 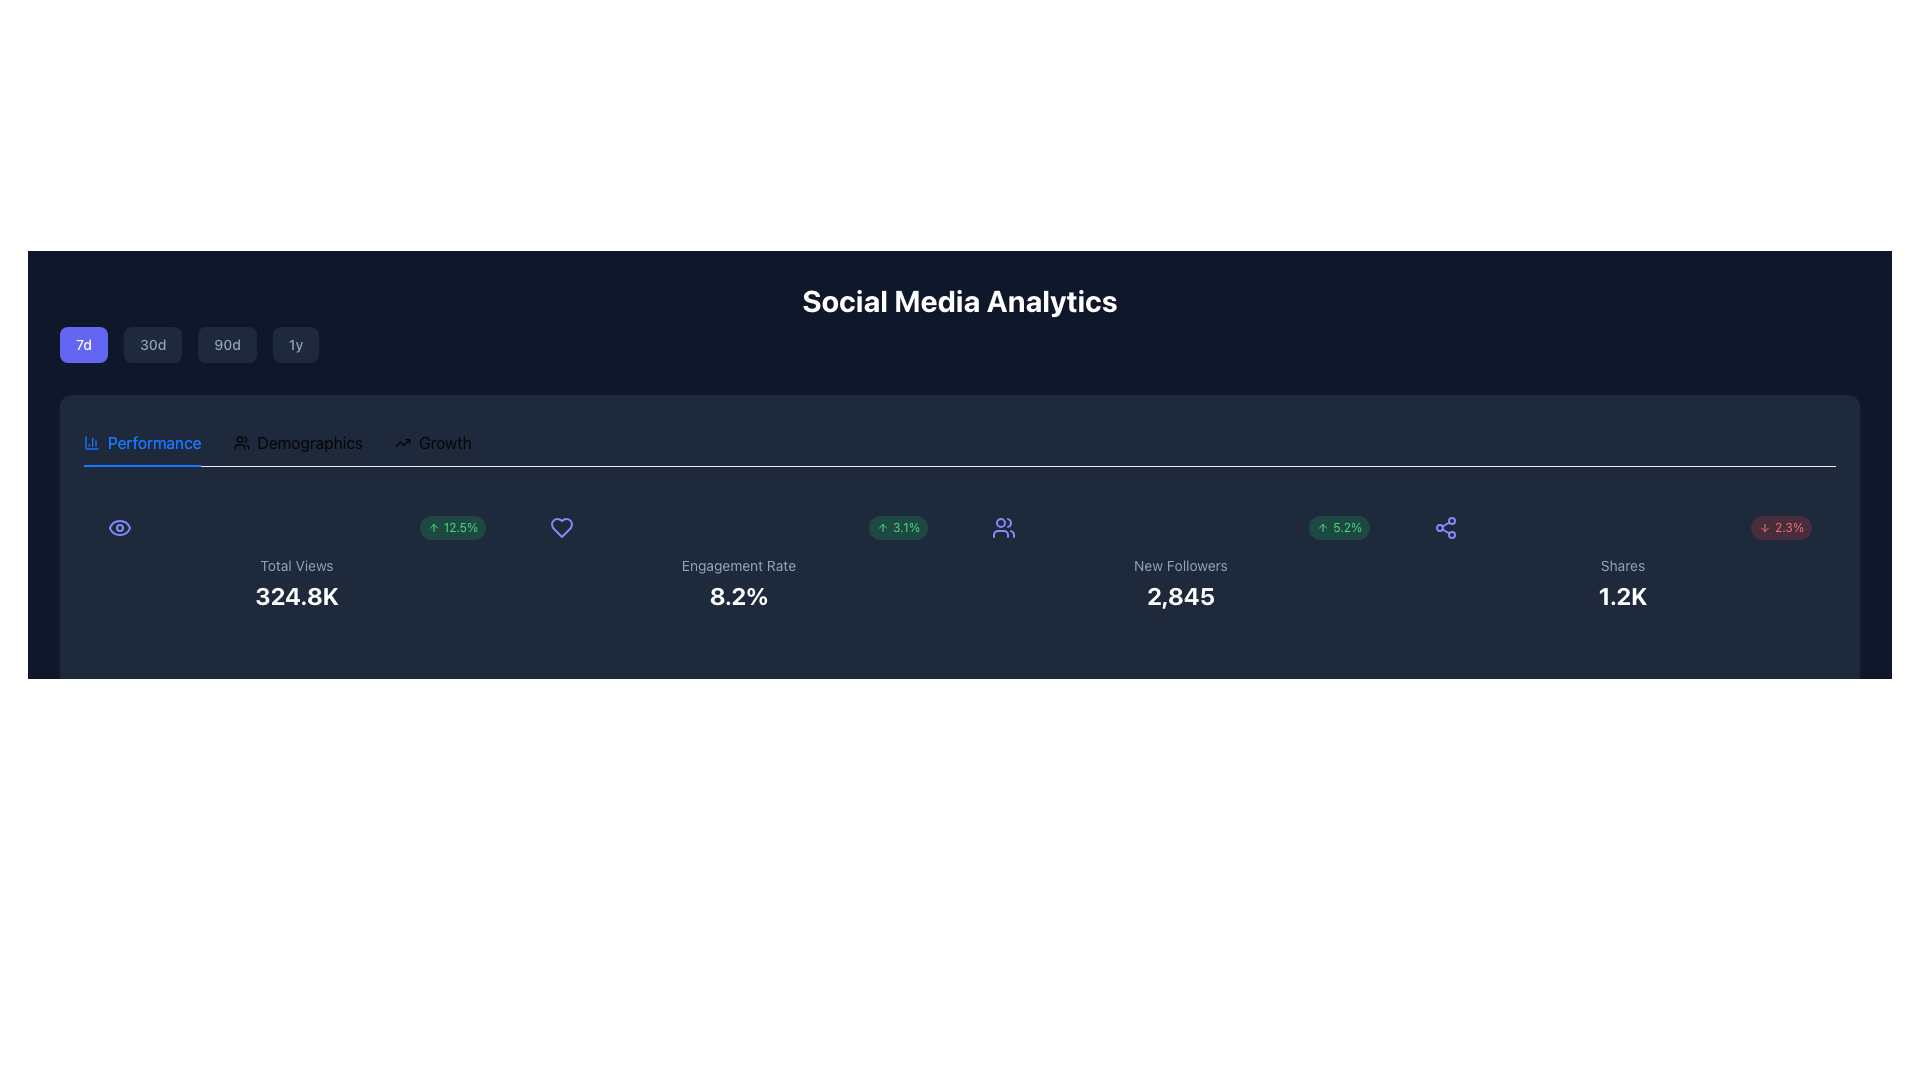 What do you see at coordinates (432, 527) in the screenshot?
I see `the small upward-pointing light green arrow icon located to the left side of the '12.5%' badge in the 'Performance' section` at bounding box center [432, 527].